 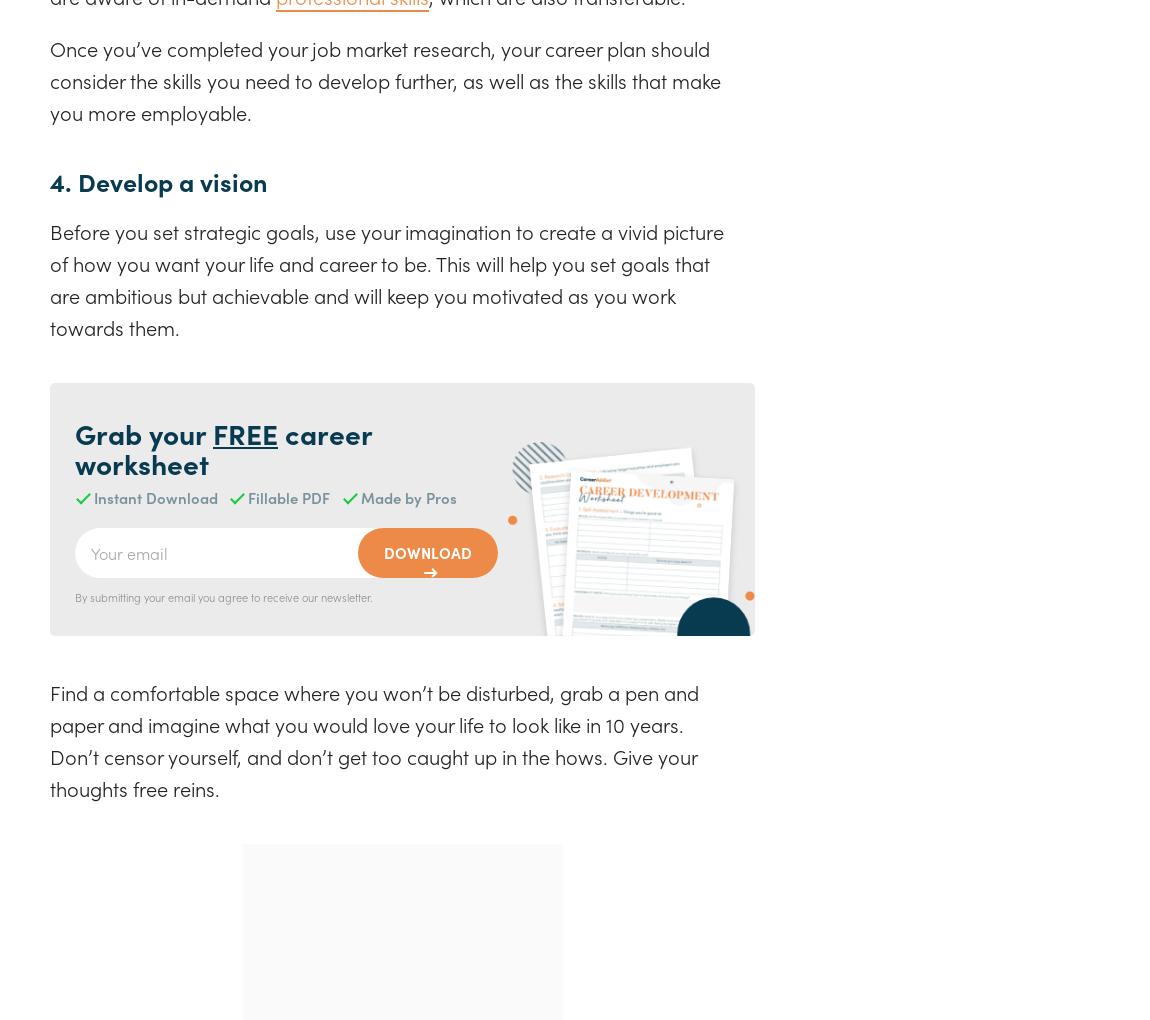 What do you see at coordinates (408, 497) in the screenshot?
I see `'Made by Pros'` at bounding box center [408, 497].